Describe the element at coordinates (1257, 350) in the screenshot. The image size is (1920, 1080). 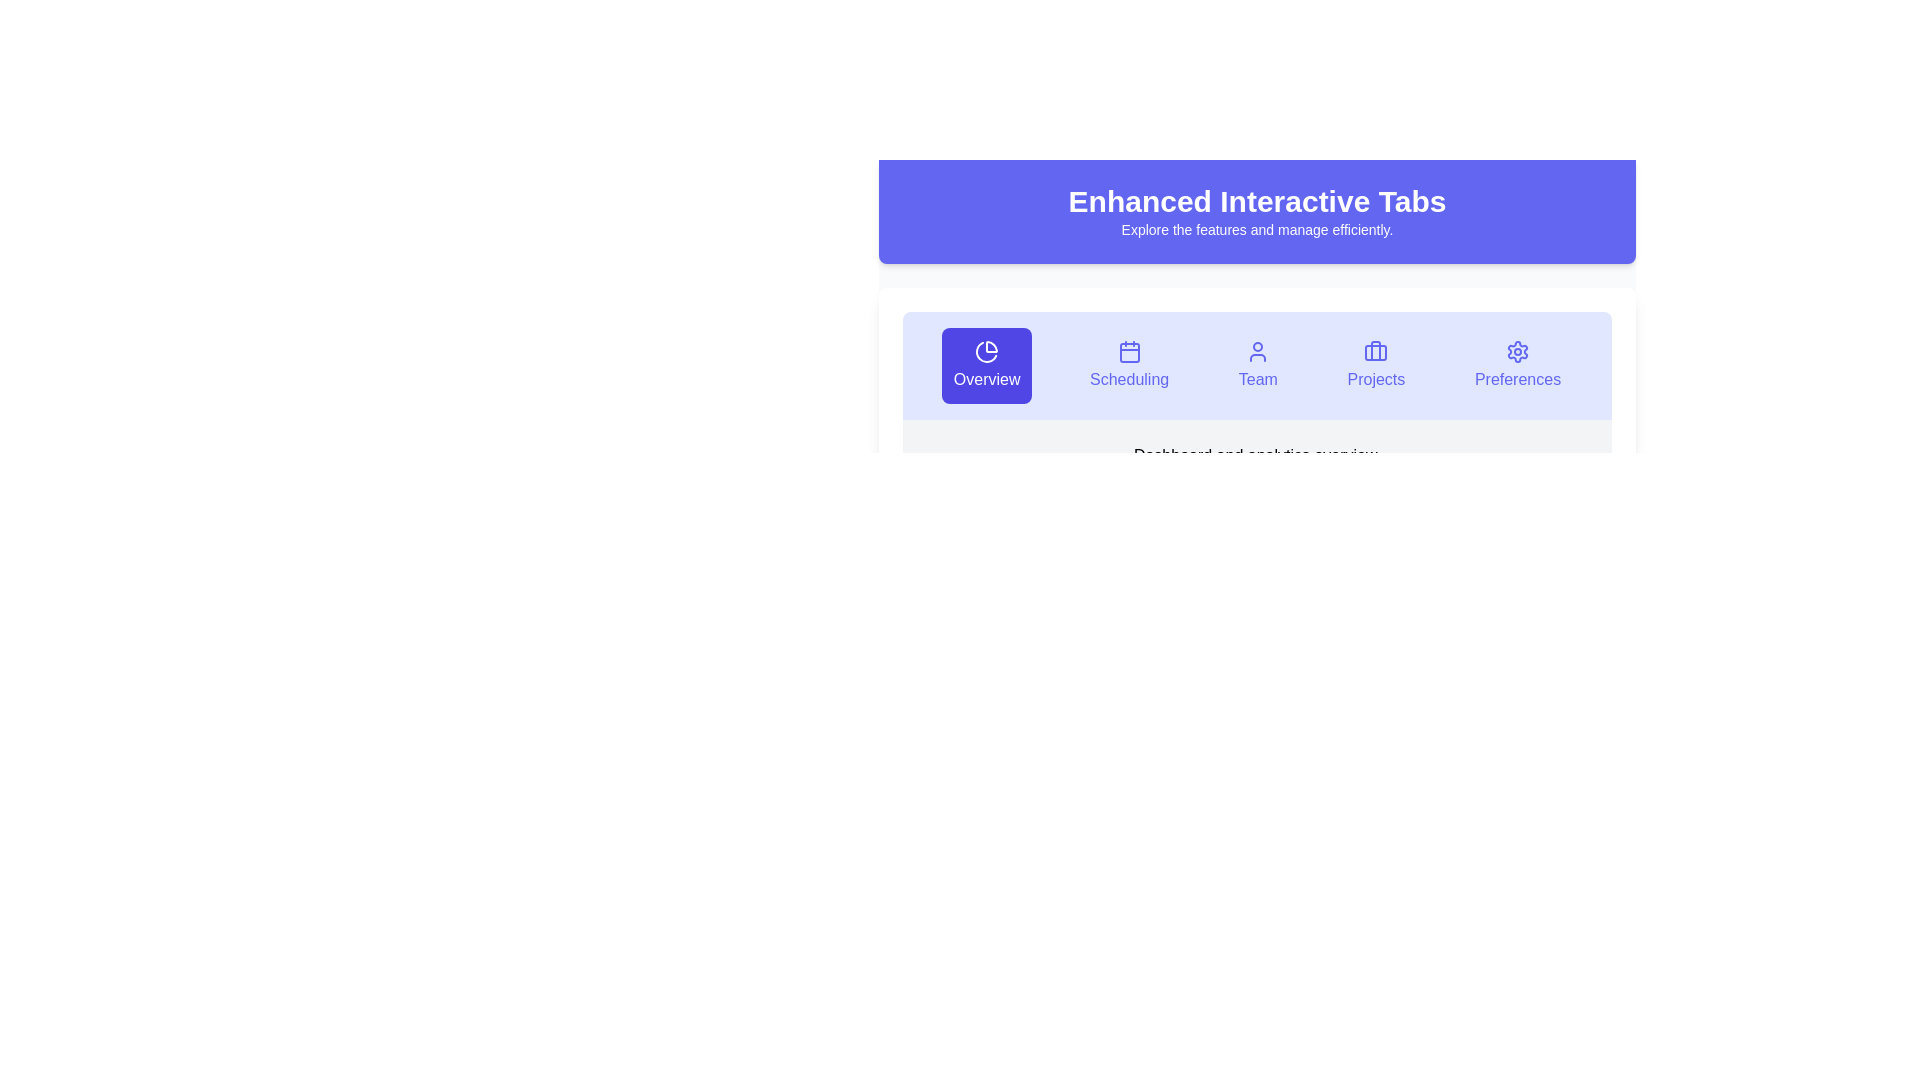
I see `the profile silhouette icon, which is styled as a minimalistic outline design and is located above the 'Team' label in the top navigation bar` at that location.